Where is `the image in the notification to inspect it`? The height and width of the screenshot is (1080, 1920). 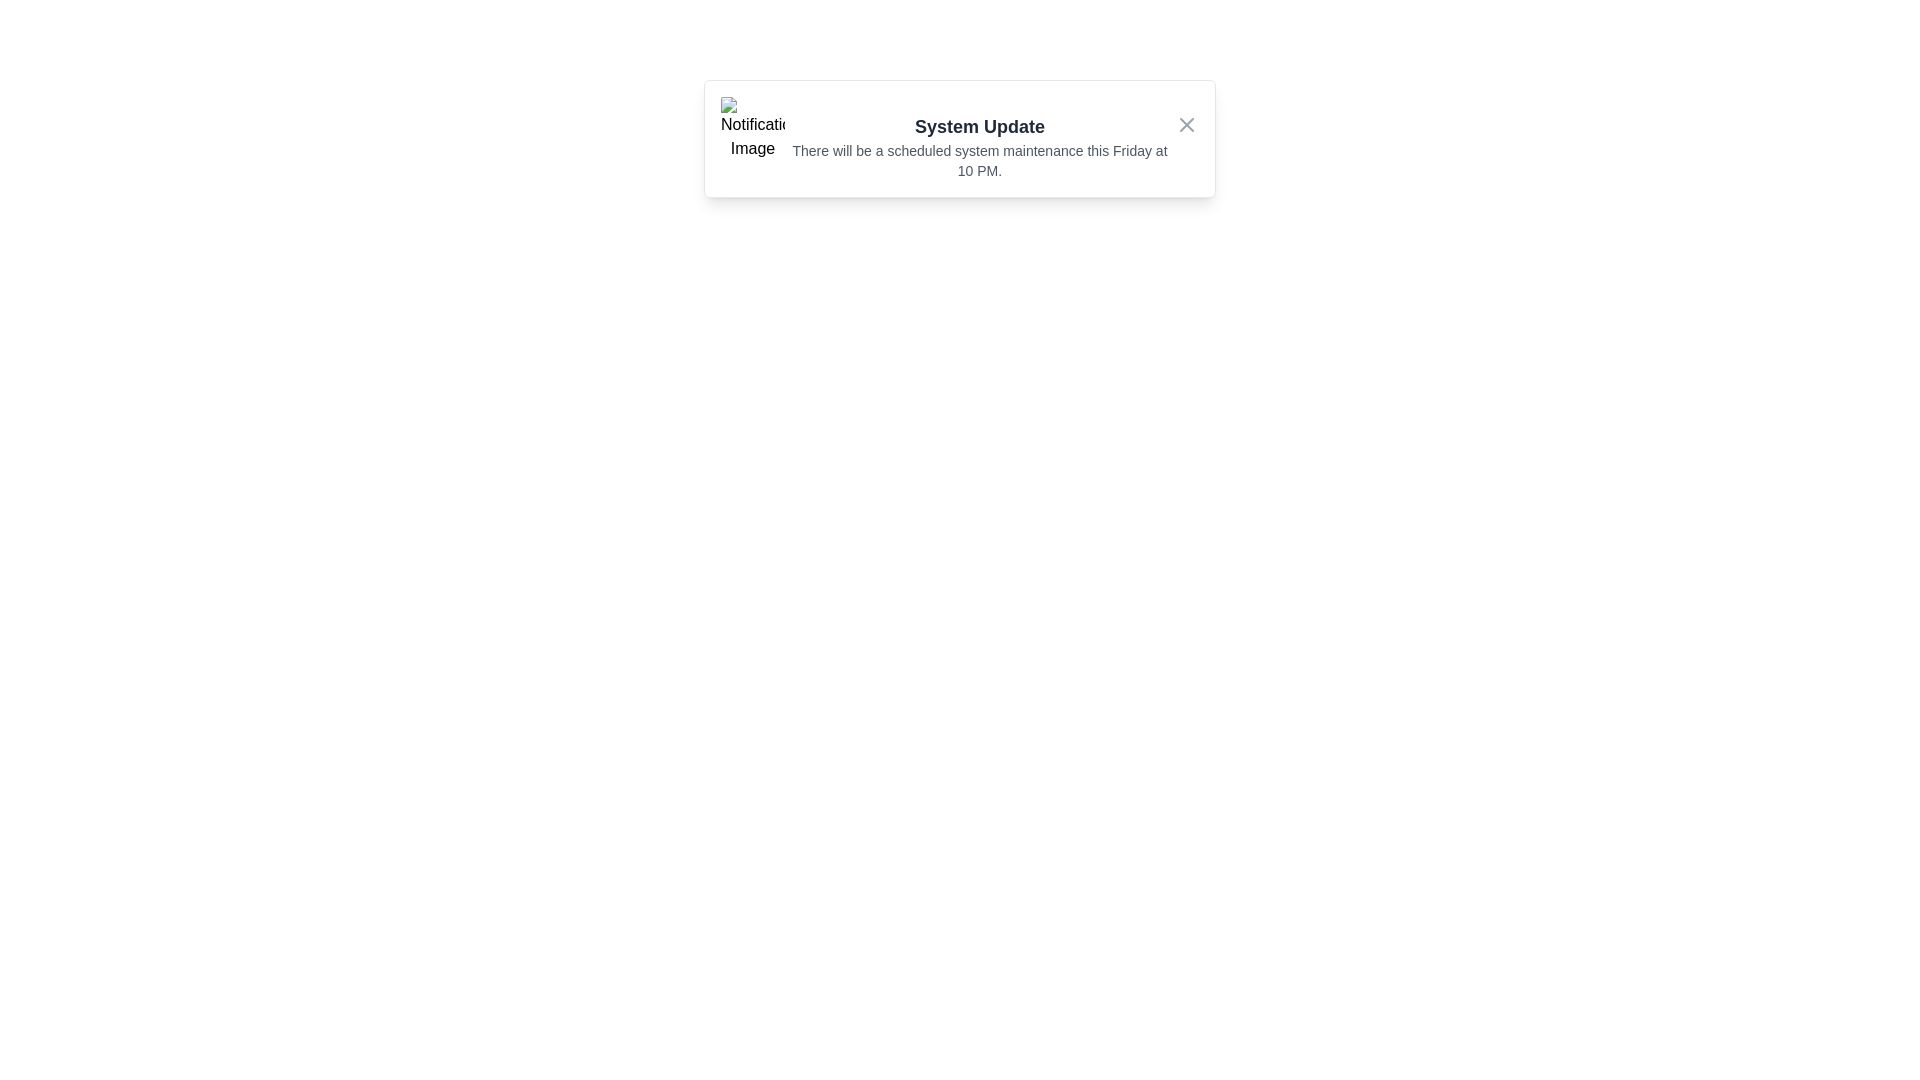
the image in the notification to inspect it is located at coordinates (752, 128).